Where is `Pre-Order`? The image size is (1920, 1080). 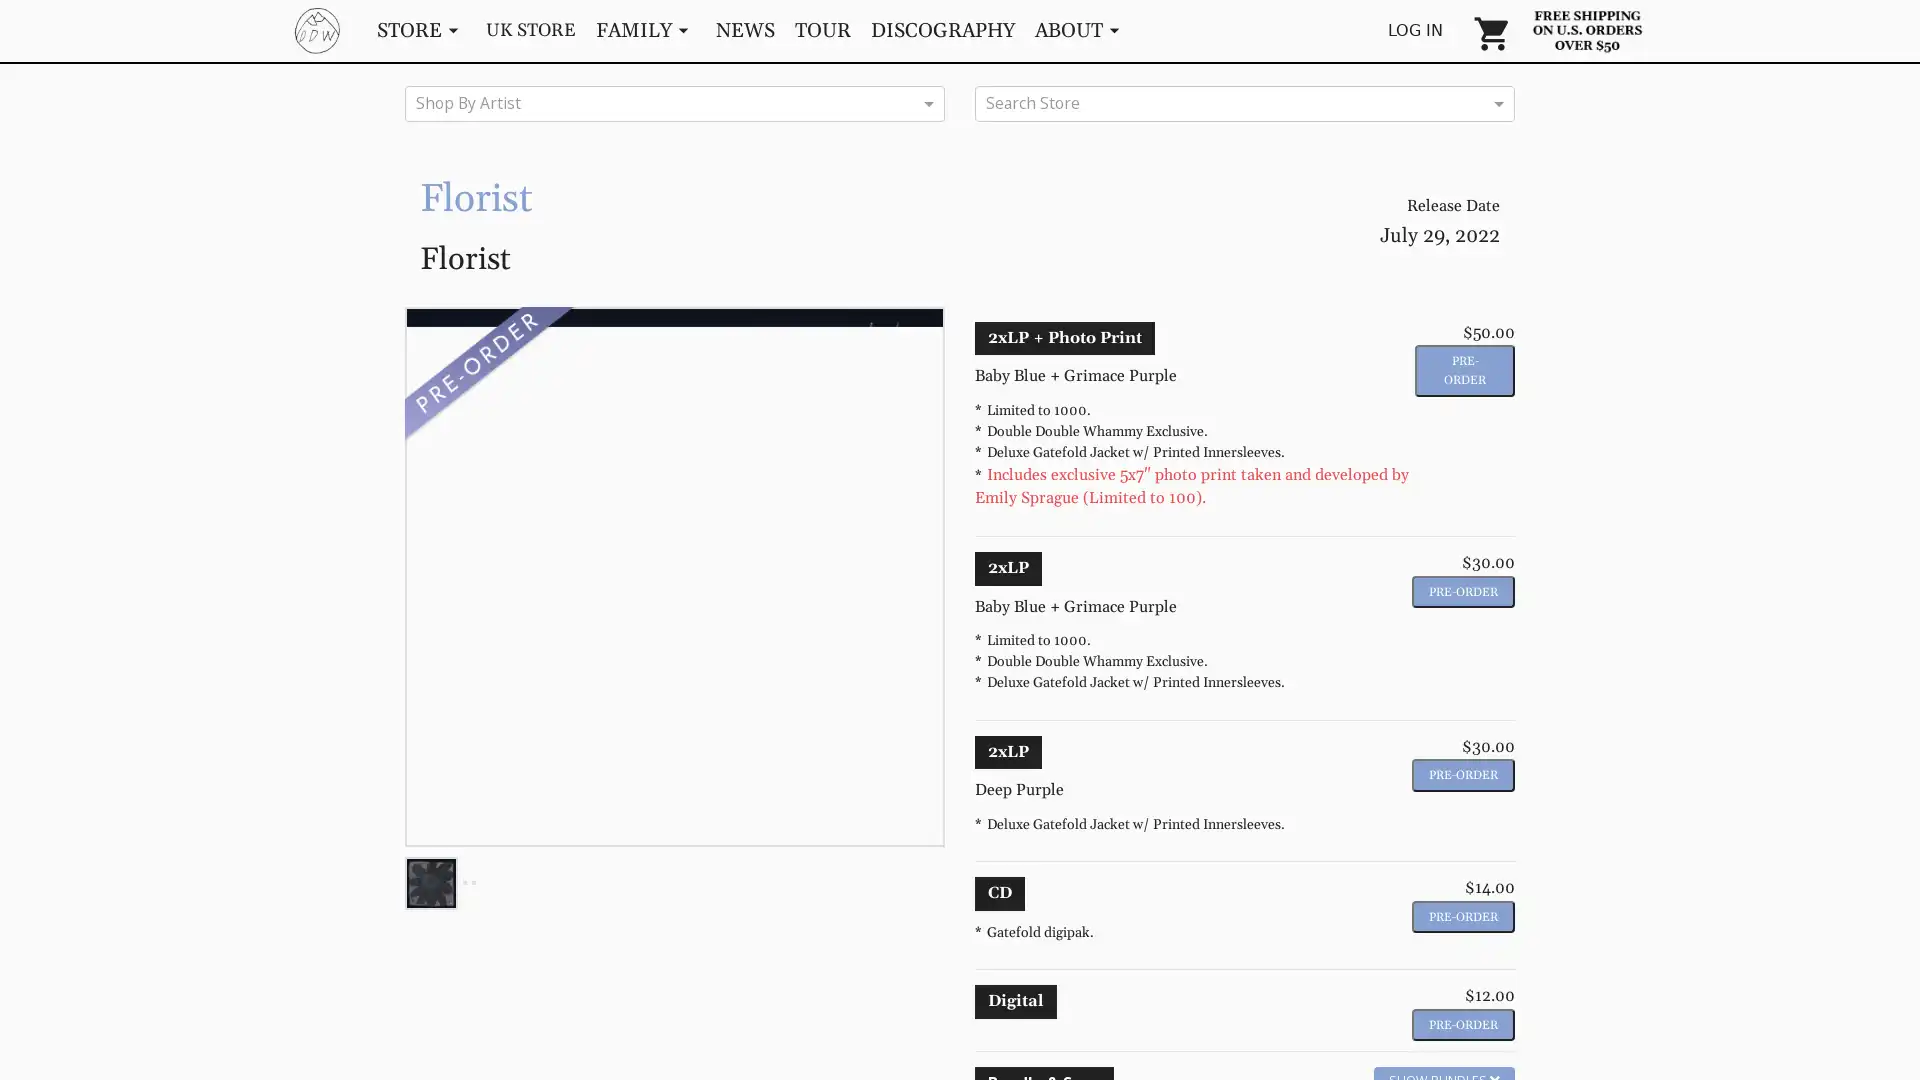 Pre-Order is located at coordinates (1464, 370).